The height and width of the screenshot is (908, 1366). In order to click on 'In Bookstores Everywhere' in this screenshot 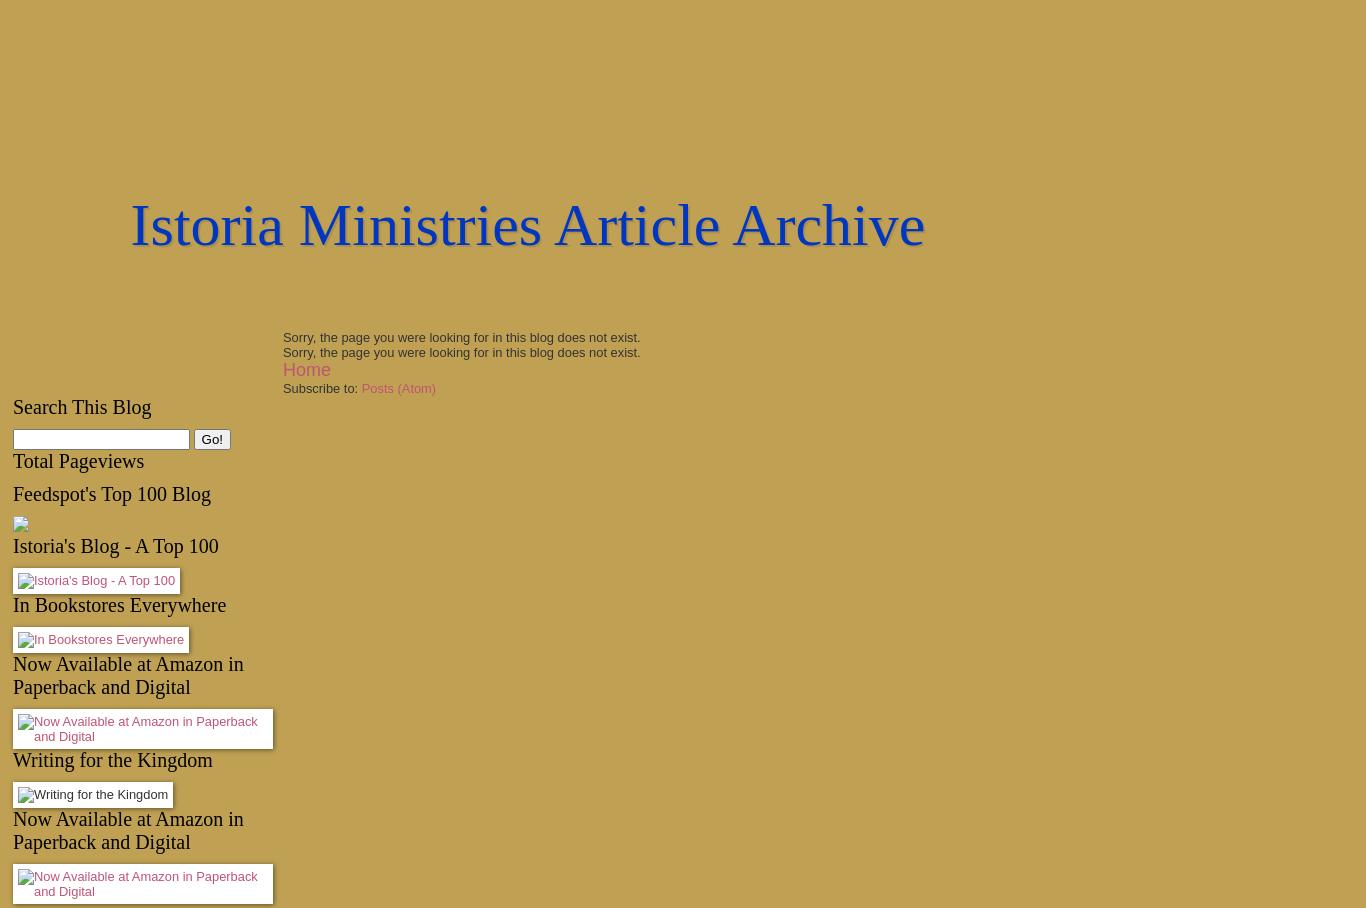, I will do `click(118, 605)`.